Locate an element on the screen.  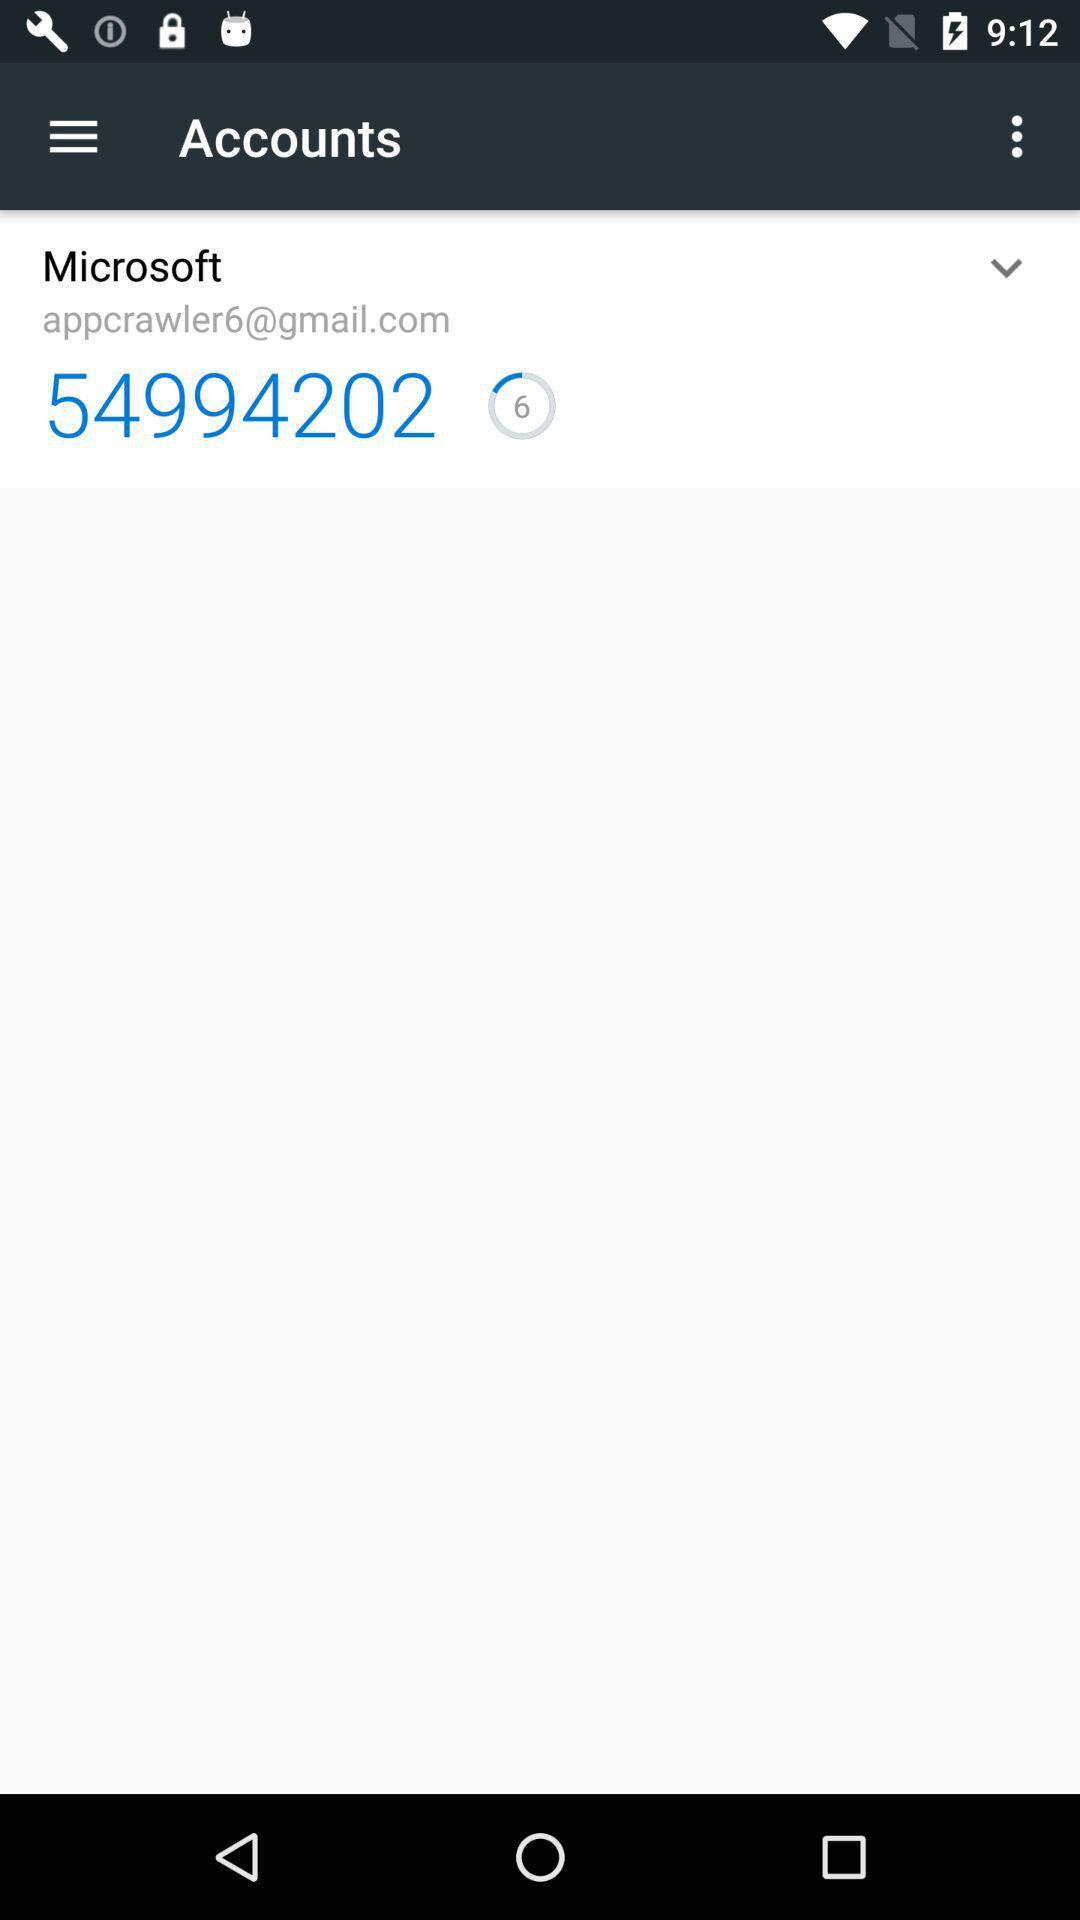
app above the 54994202 item is located at coordinates (245, 316).